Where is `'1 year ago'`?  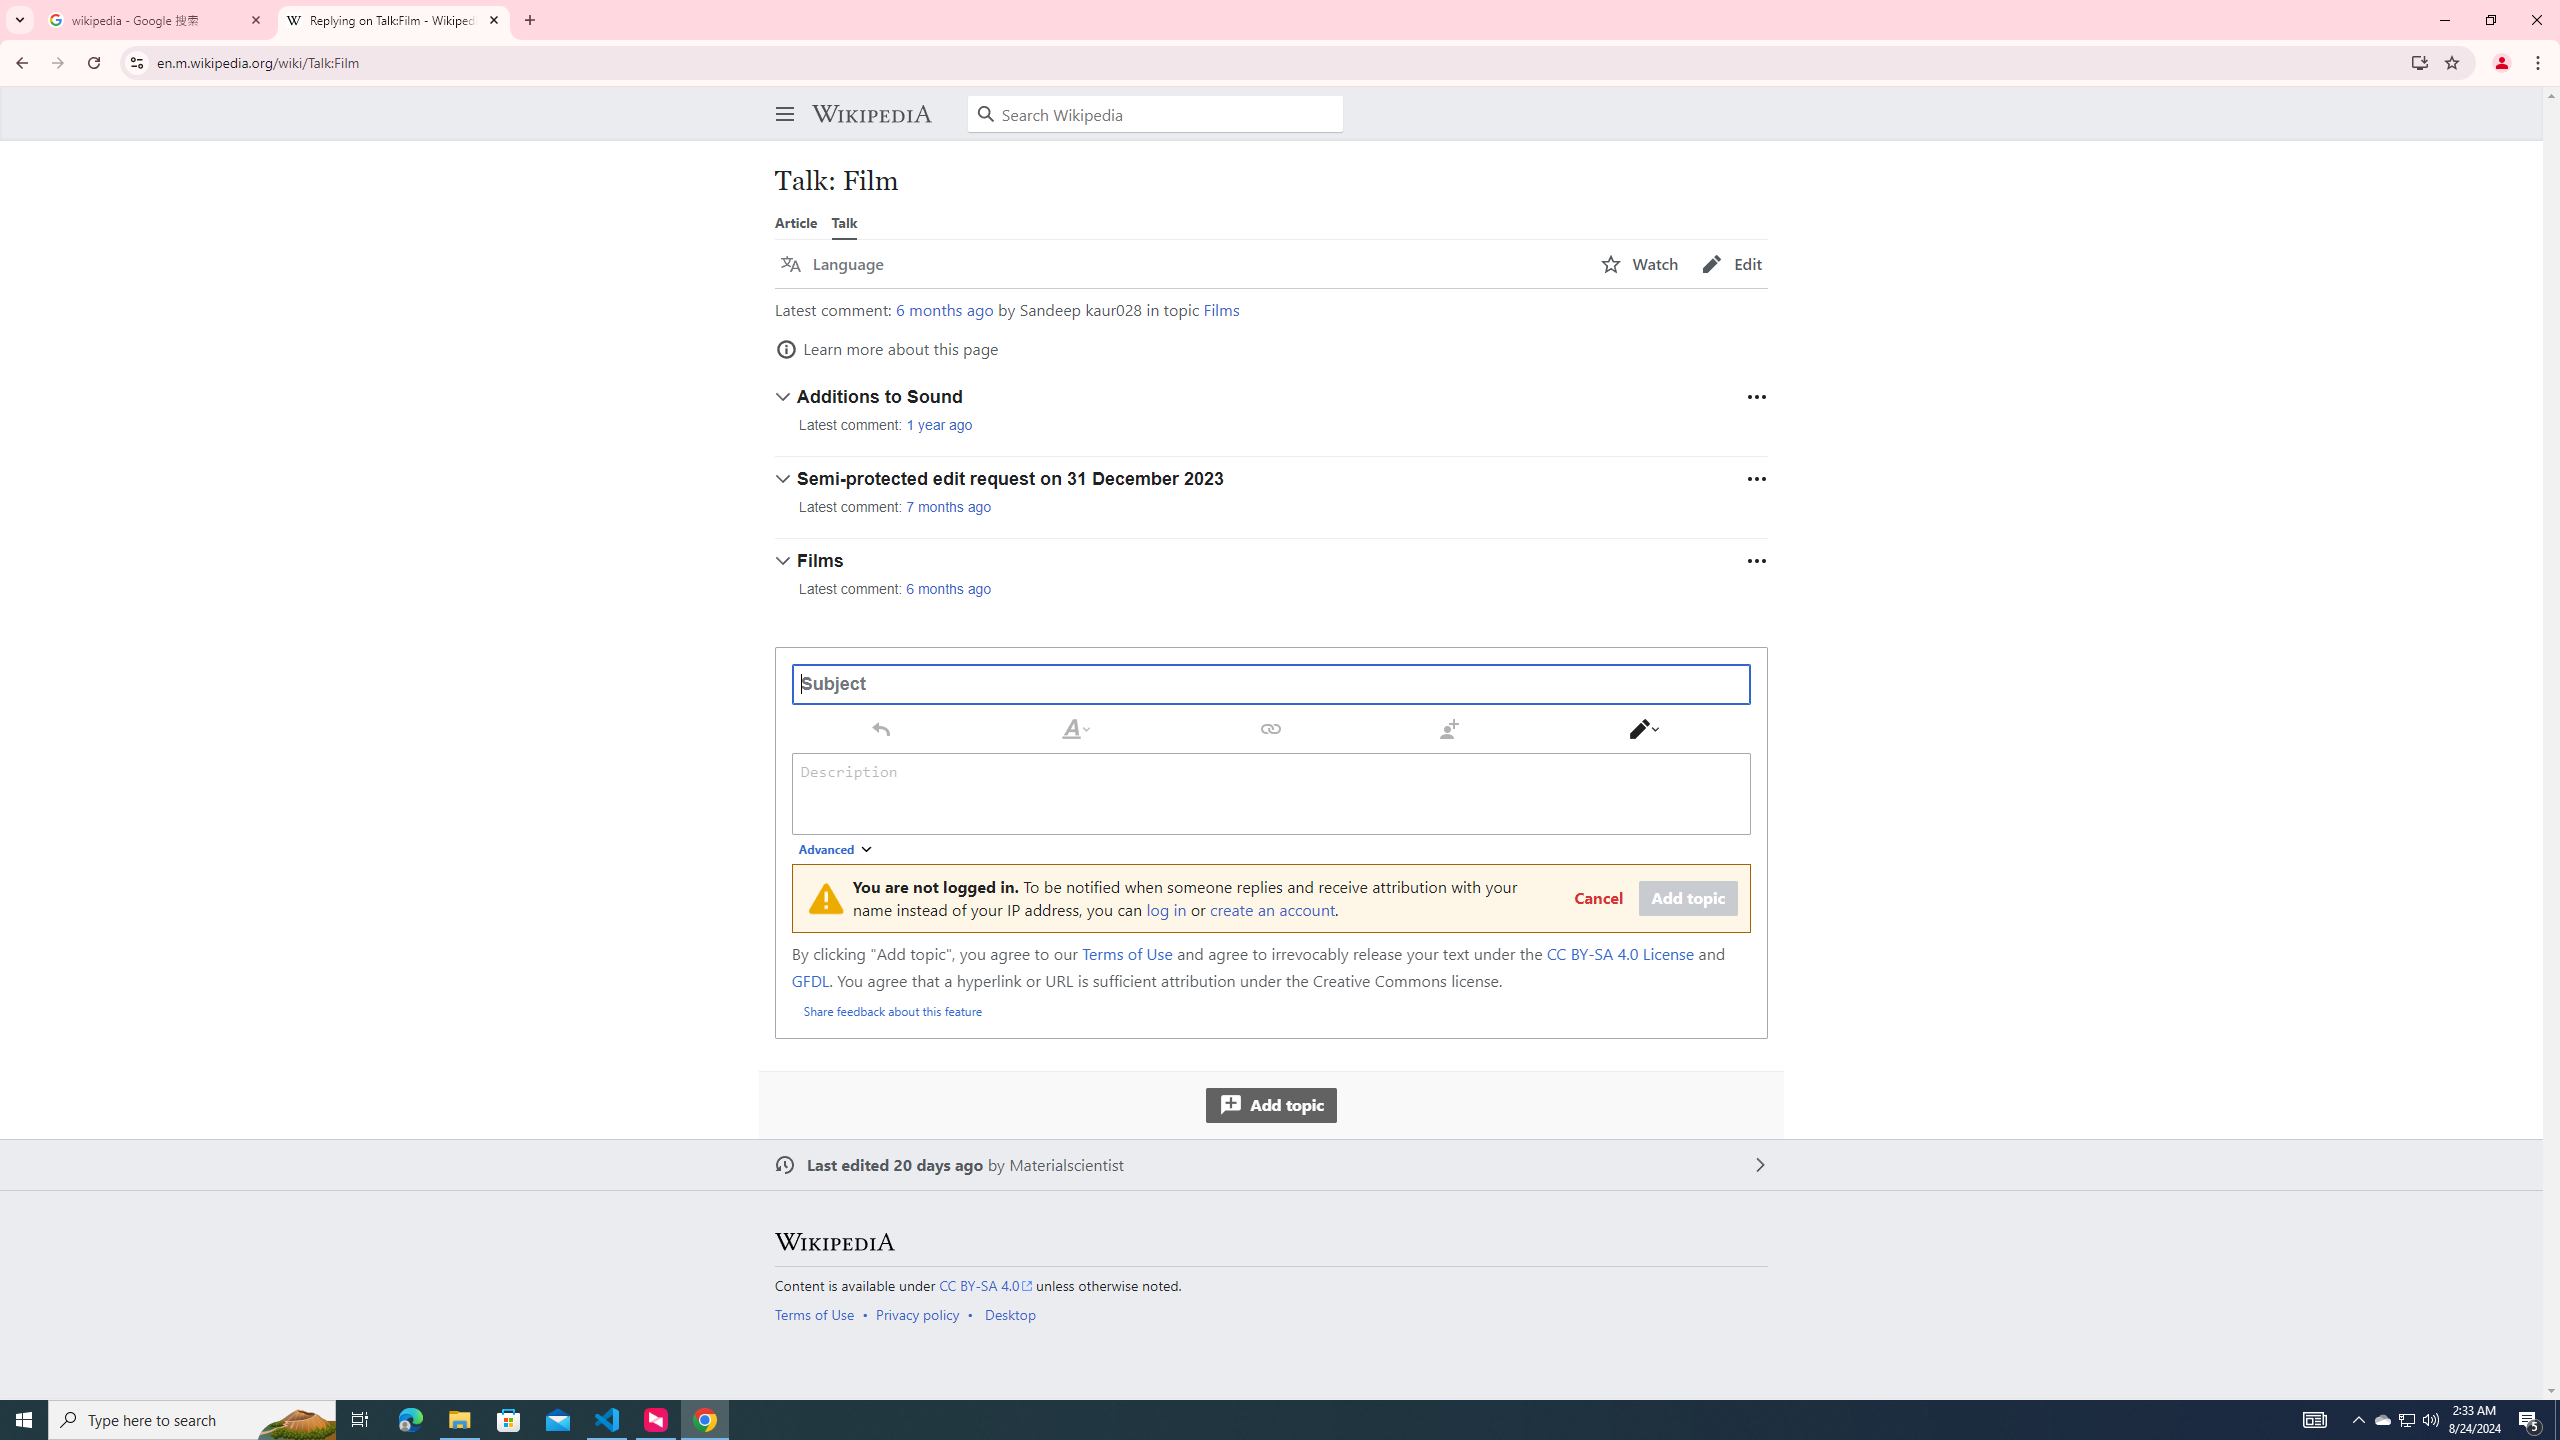 '1 year ago' is located at coordinates (938, 425).